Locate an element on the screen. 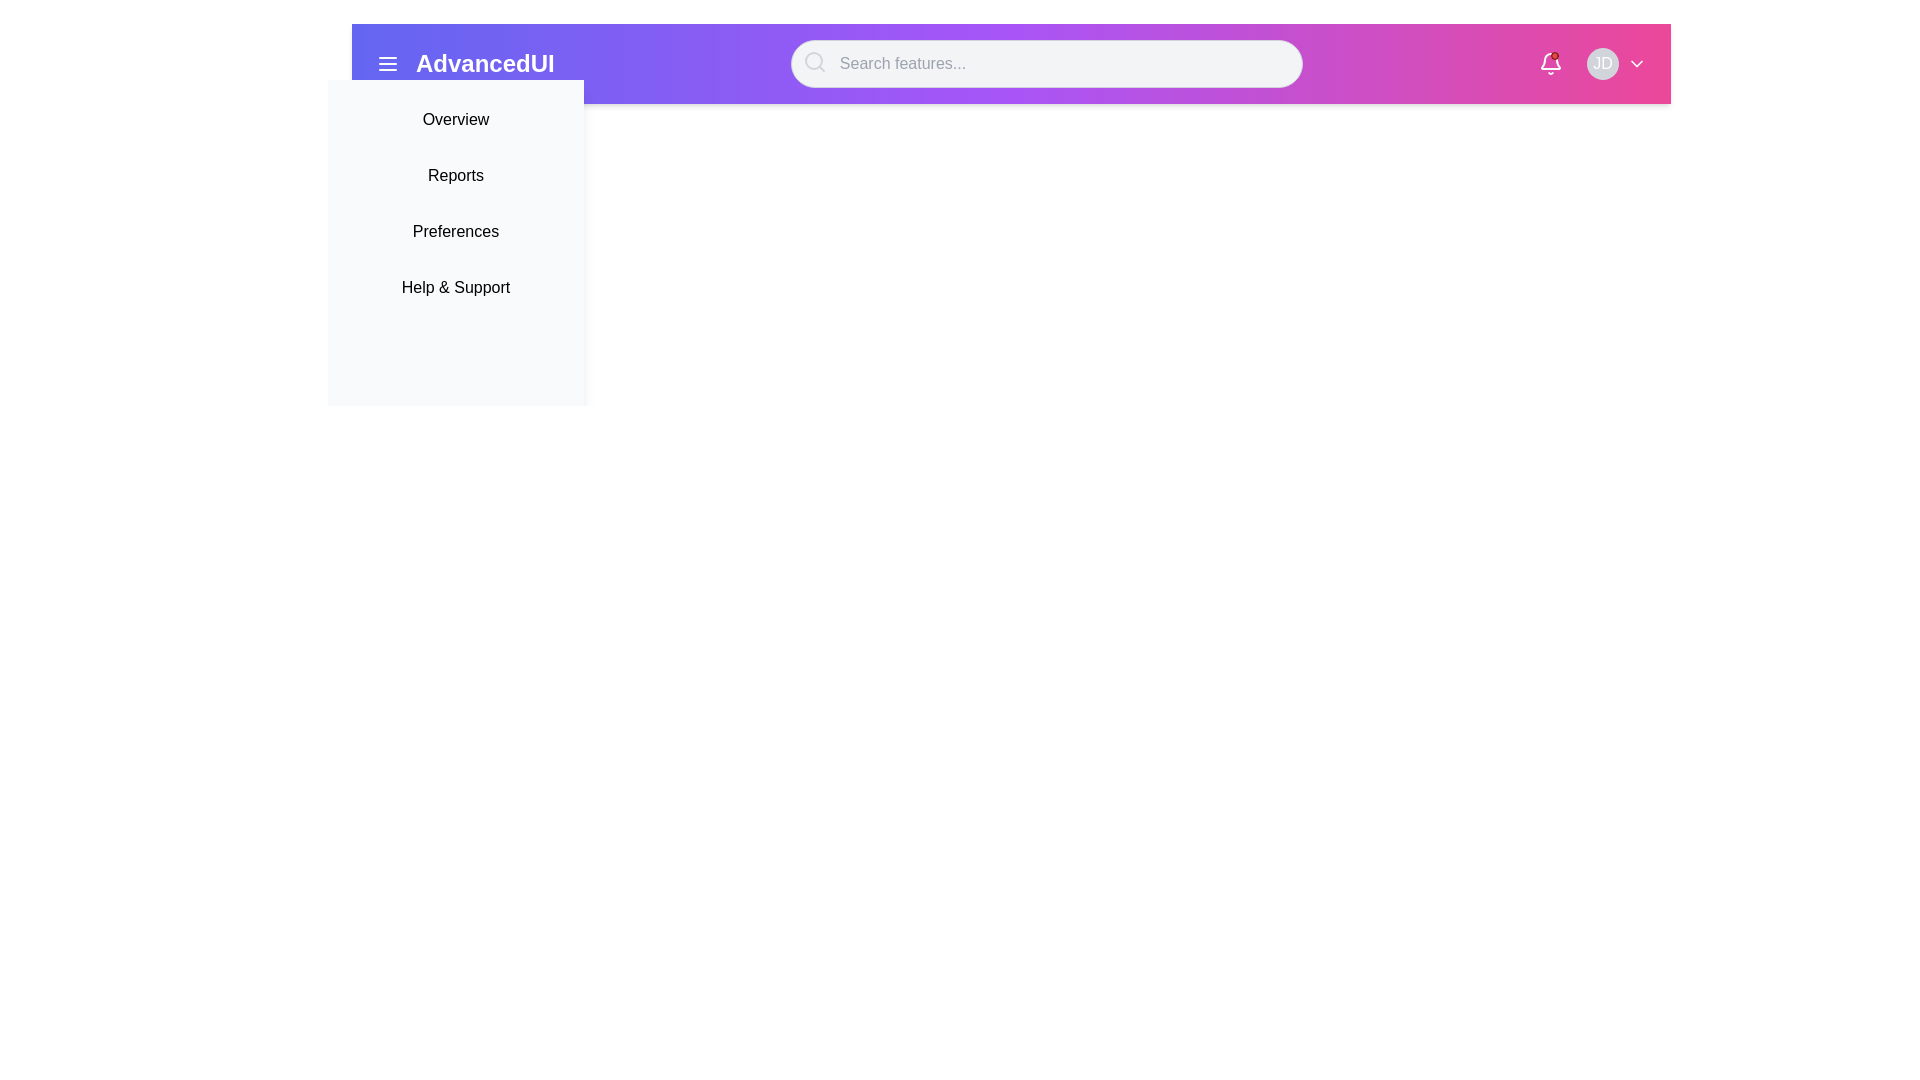 This screenshot has width=1920, height=1080. the Notification Icon located at the top-right corner of the application interface is located at coordinates (1549, 63).